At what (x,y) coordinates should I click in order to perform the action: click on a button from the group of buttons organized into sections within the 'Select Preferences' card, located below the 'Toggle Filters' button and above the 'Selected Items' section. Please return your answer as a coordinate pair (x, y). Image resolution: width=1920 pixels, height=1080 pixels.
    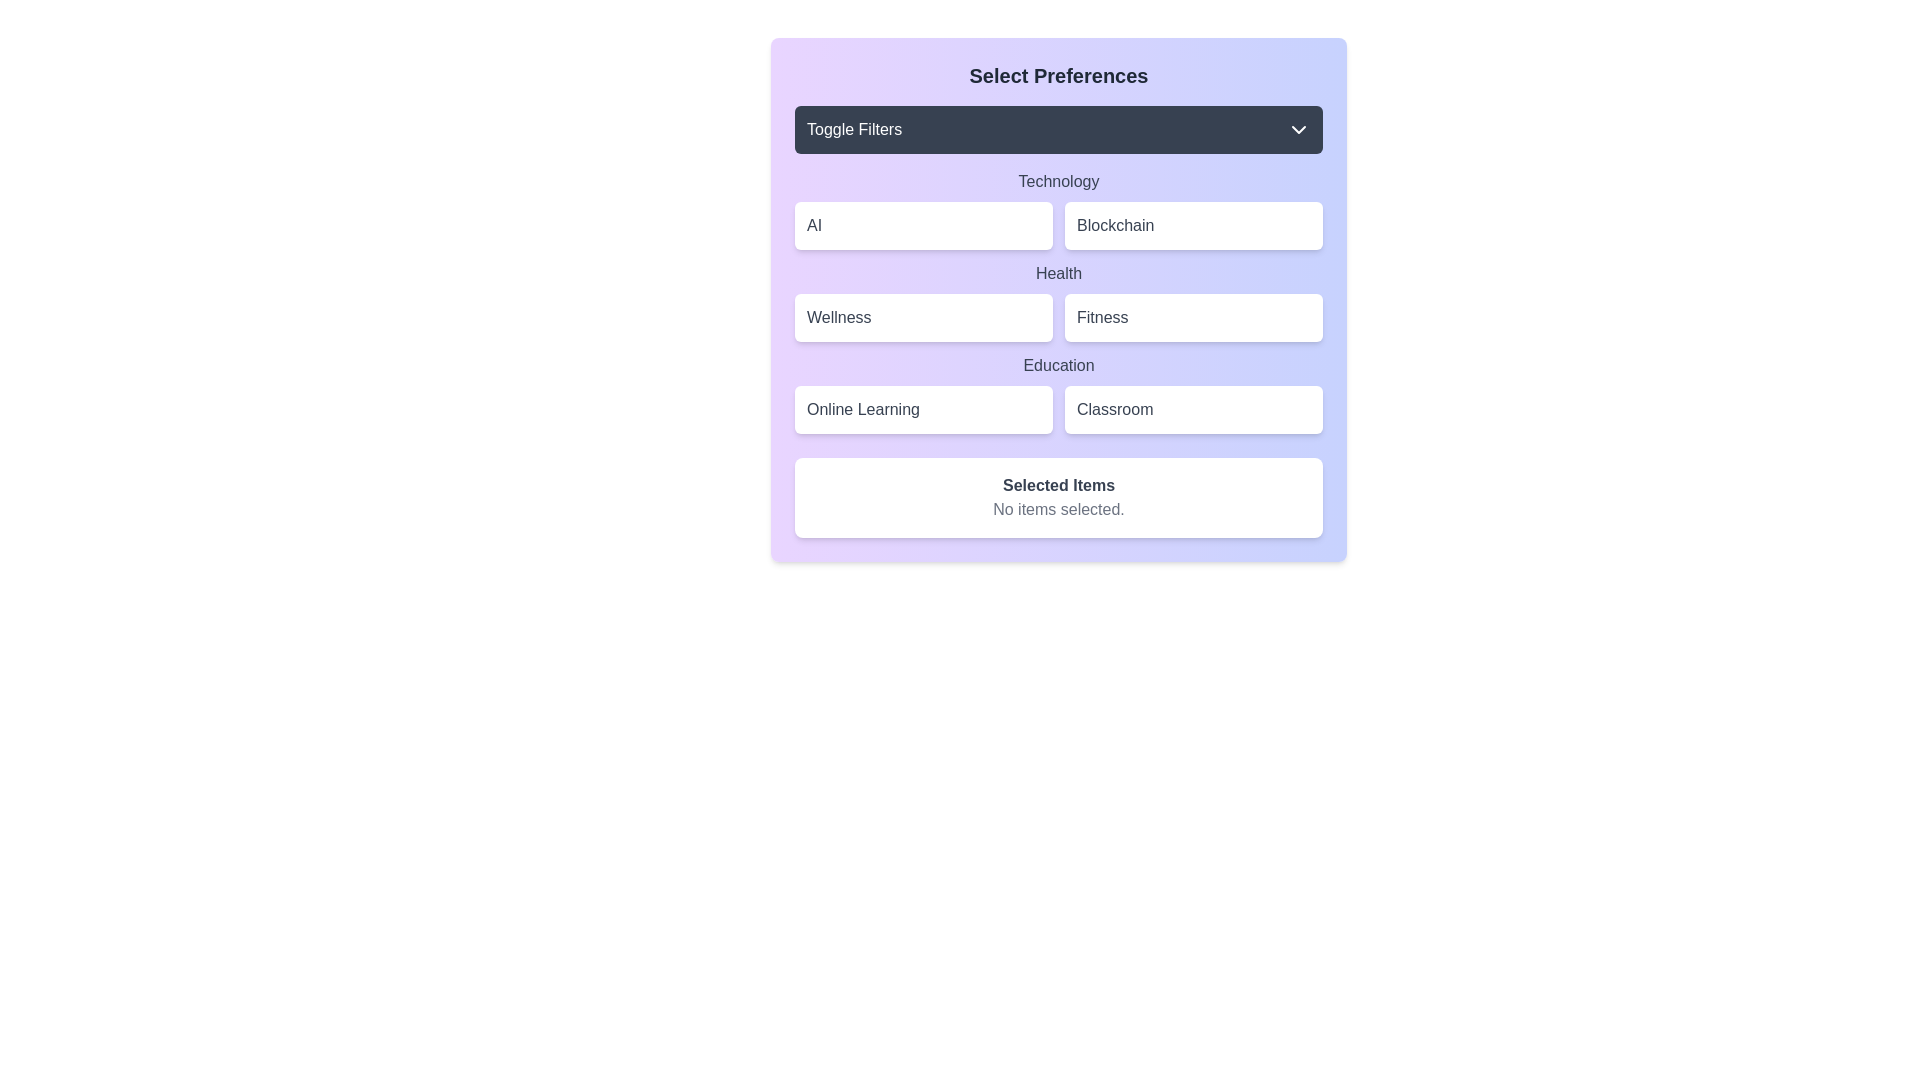
    Looking at the image, I should click on (1058, 301).